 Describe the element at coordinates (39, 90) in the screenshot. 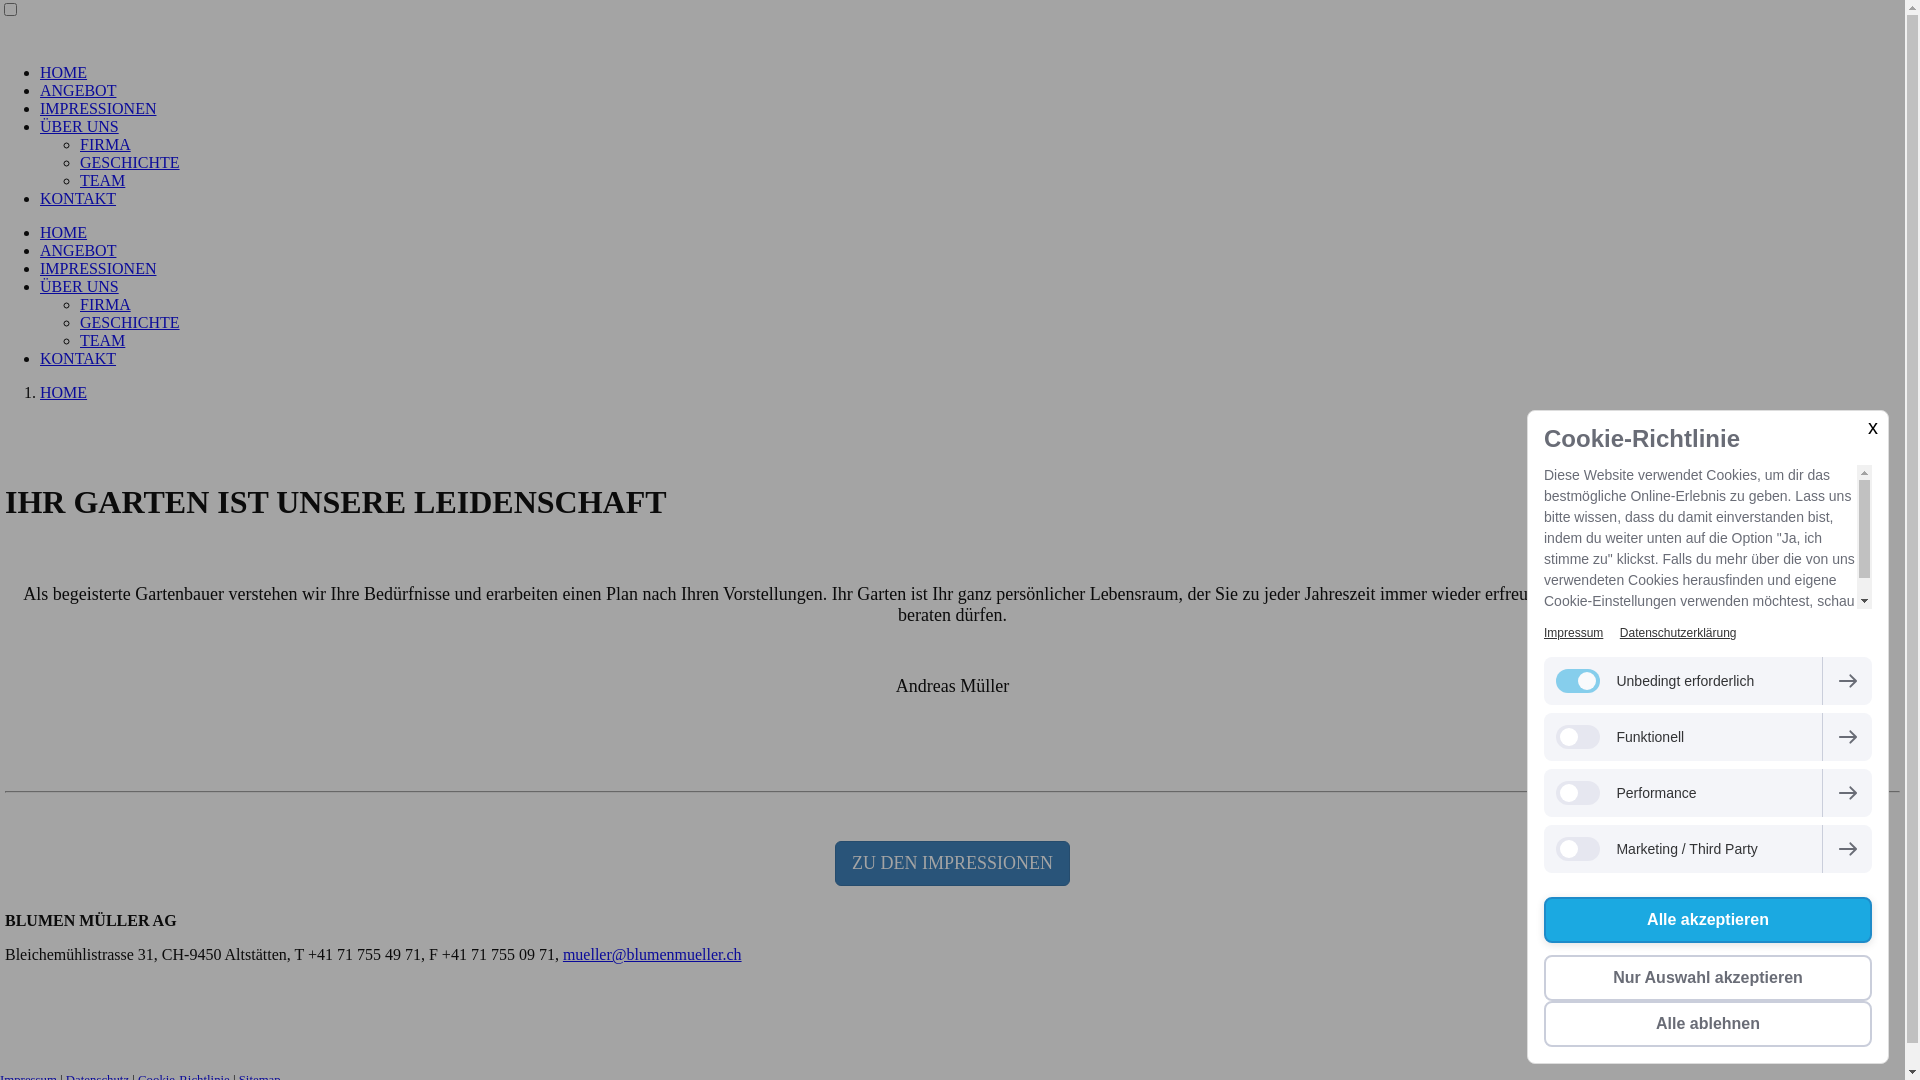

I see `'ANGEBOT'` at that location.